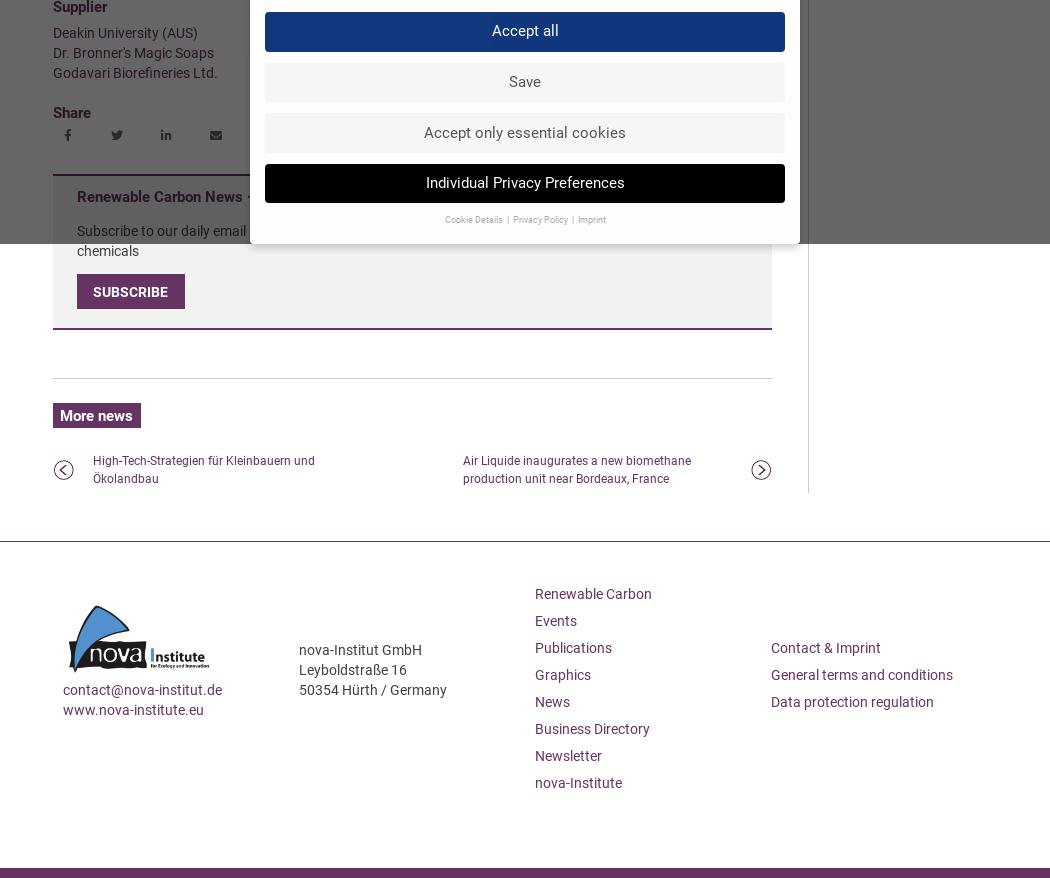 The height and width of the screenshot is (878, 1050). What do you see at coordinates (350, 670) in the screenshot?
I see `'Leyboldstraße 16'` at bounding box center [350, 670].